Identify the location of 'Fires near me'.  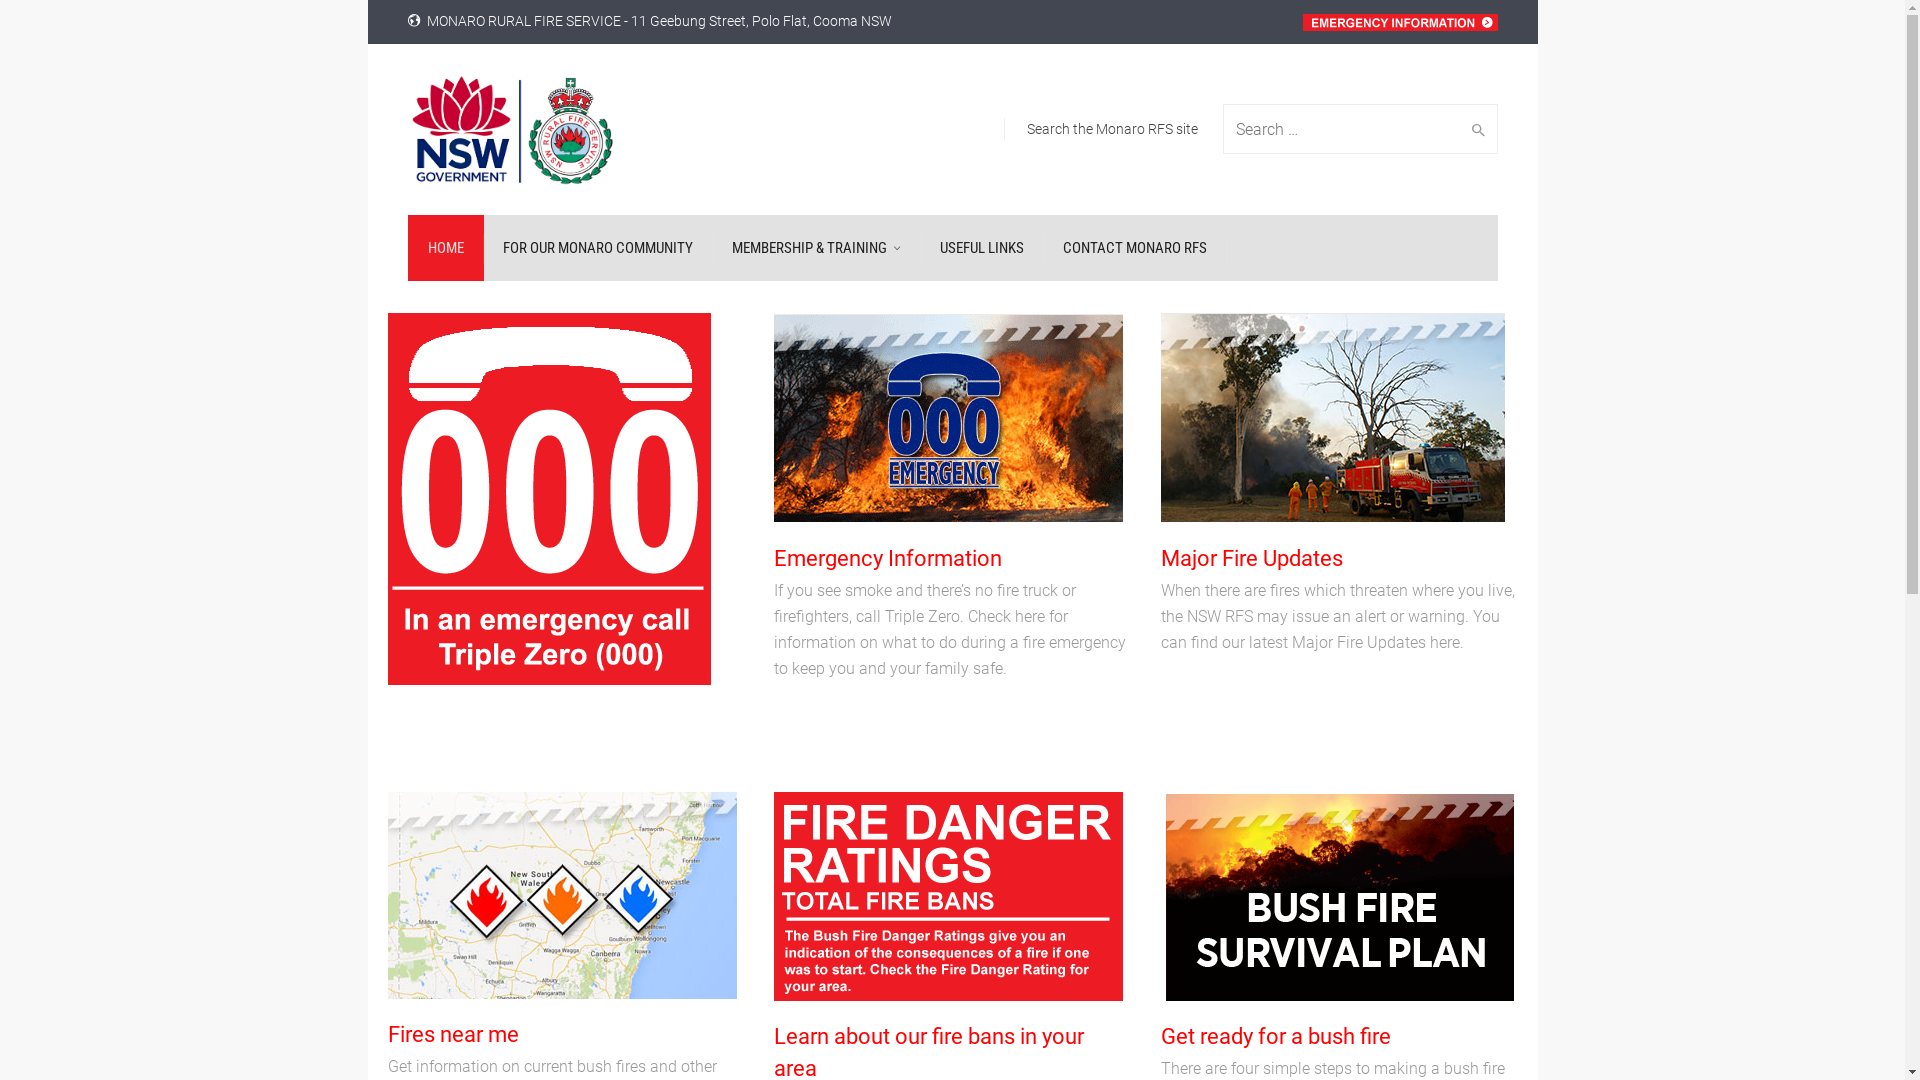
(452, 1034).